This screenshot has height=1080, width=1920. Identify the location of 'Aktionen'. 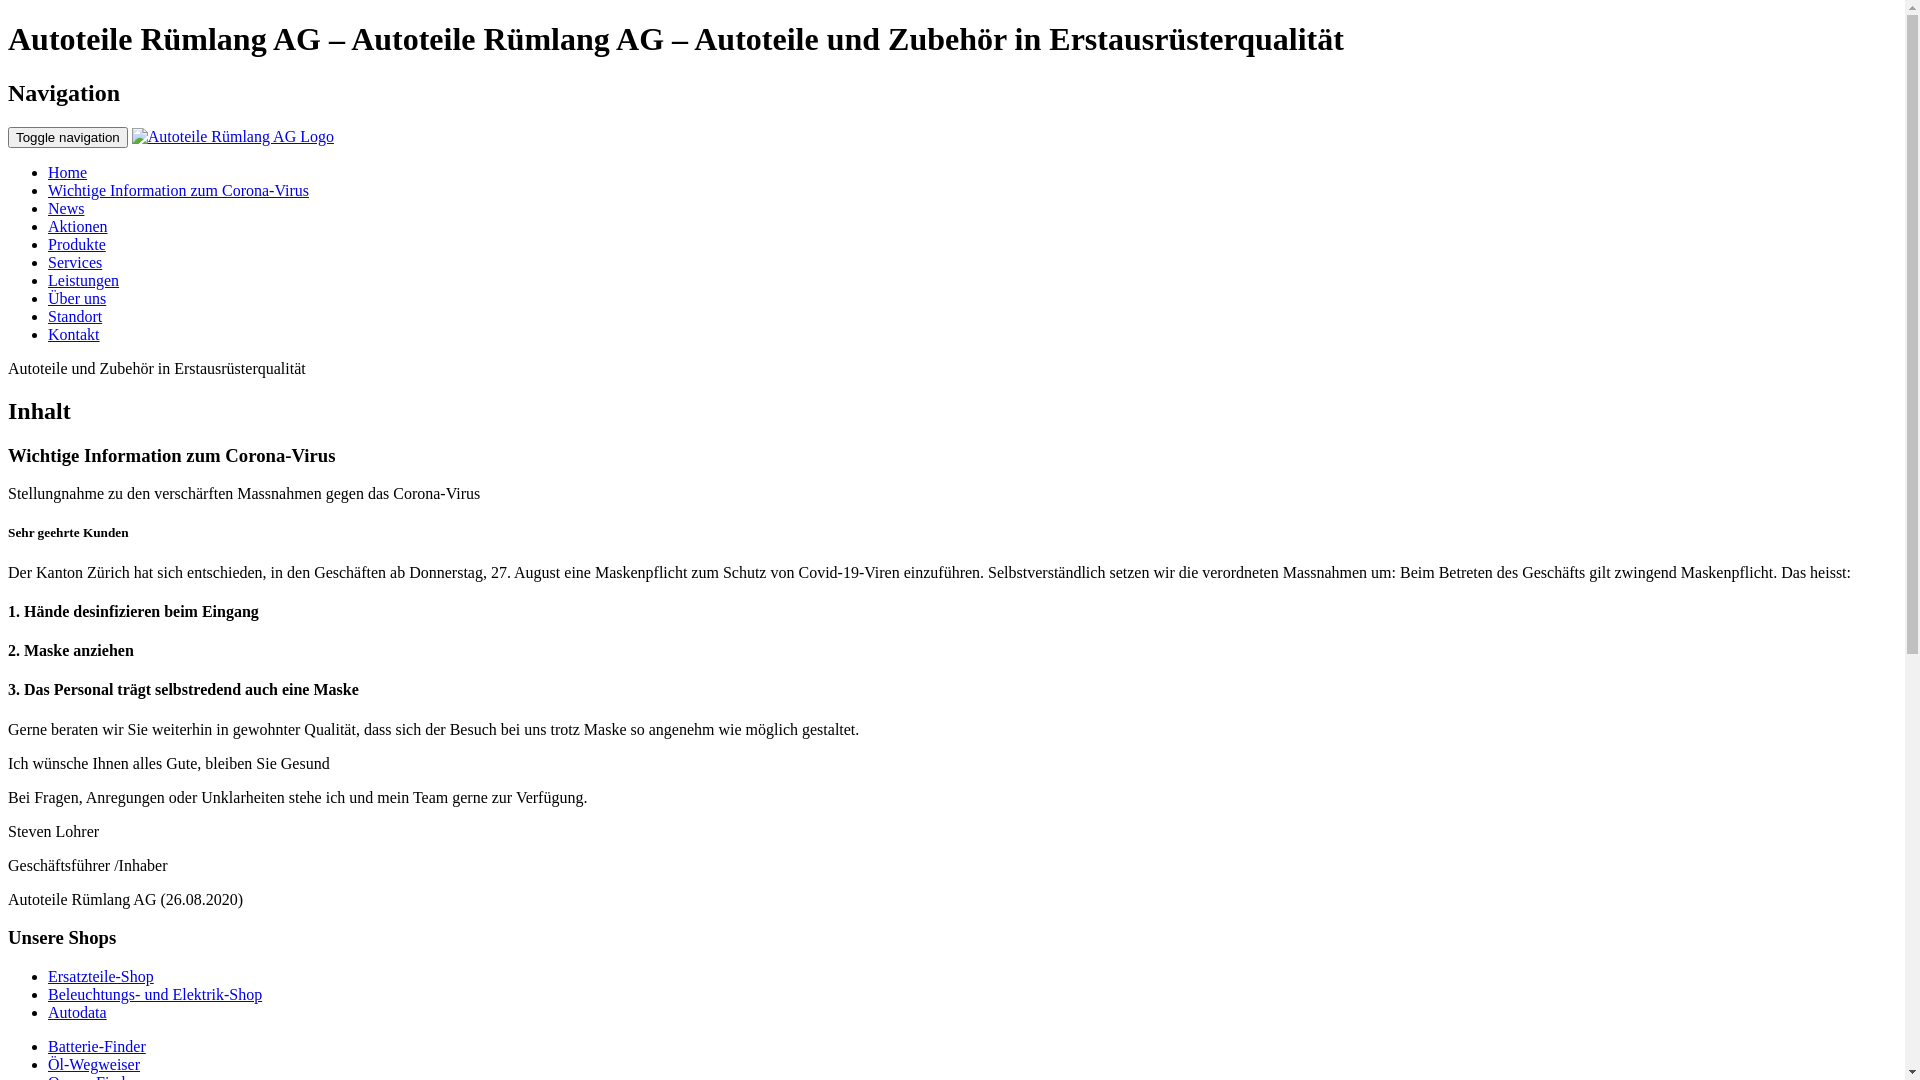
(77, 225).